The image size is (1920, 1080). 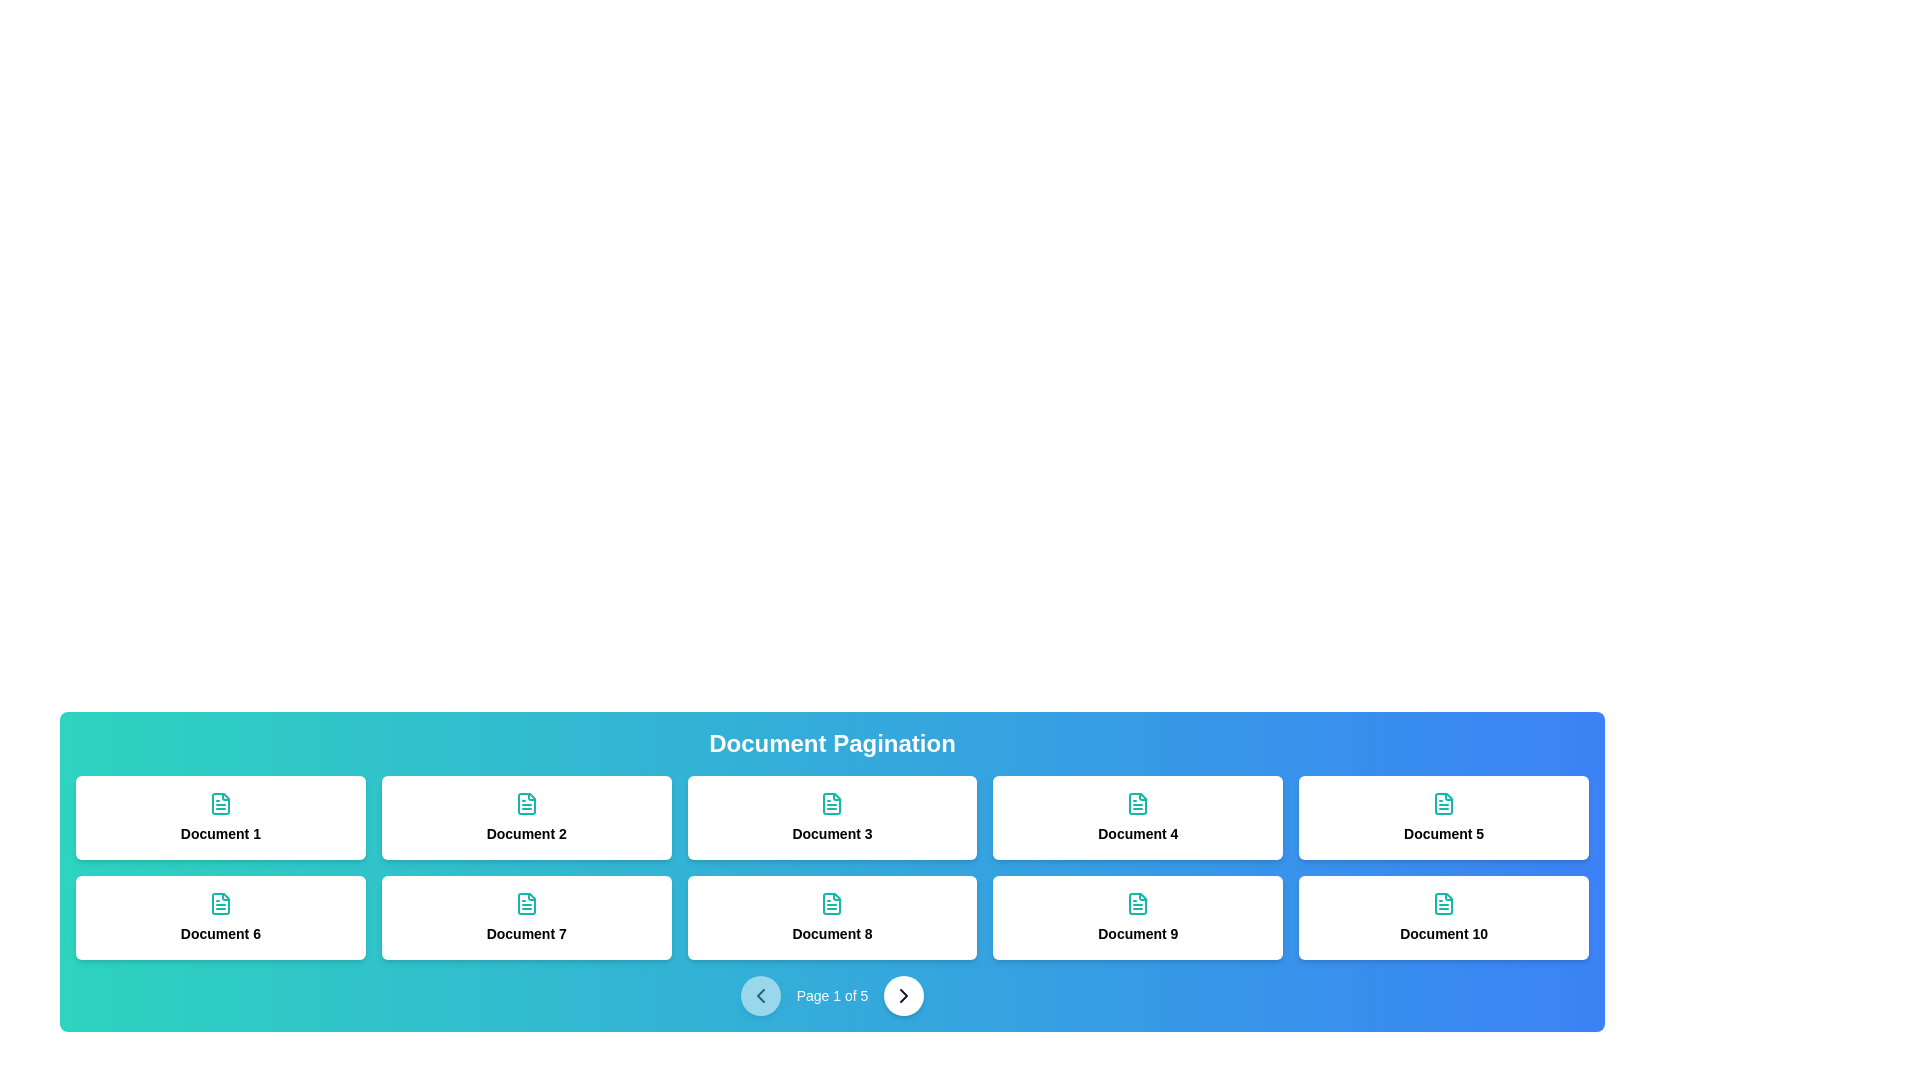 What do you see at coordinates (1138, 933) in the screenshot?
I see `the label that identifies the associated document, which is located in the second row and second position from the left in a grid layout, below the document icon` at bounding box center [1138, 933].